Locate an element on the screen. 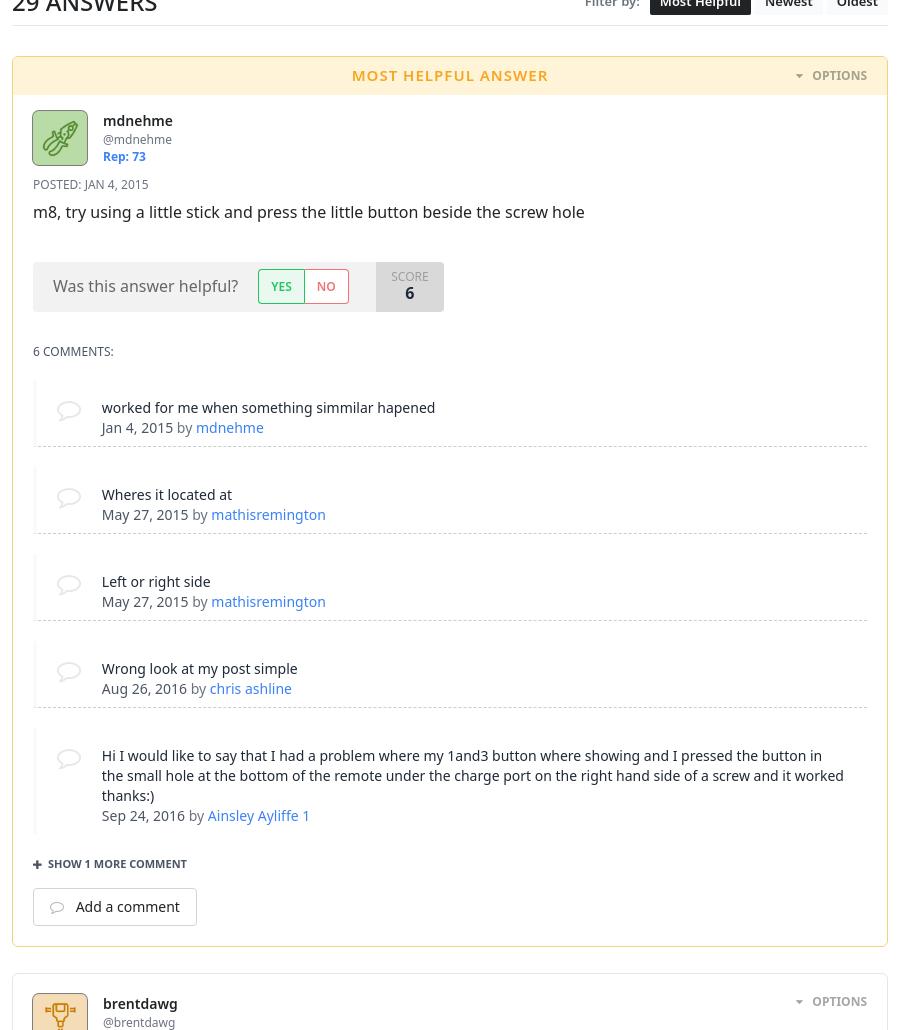 The image size is (900, 1030). 'May 24, 2012' is located at coordinates (140, 33).